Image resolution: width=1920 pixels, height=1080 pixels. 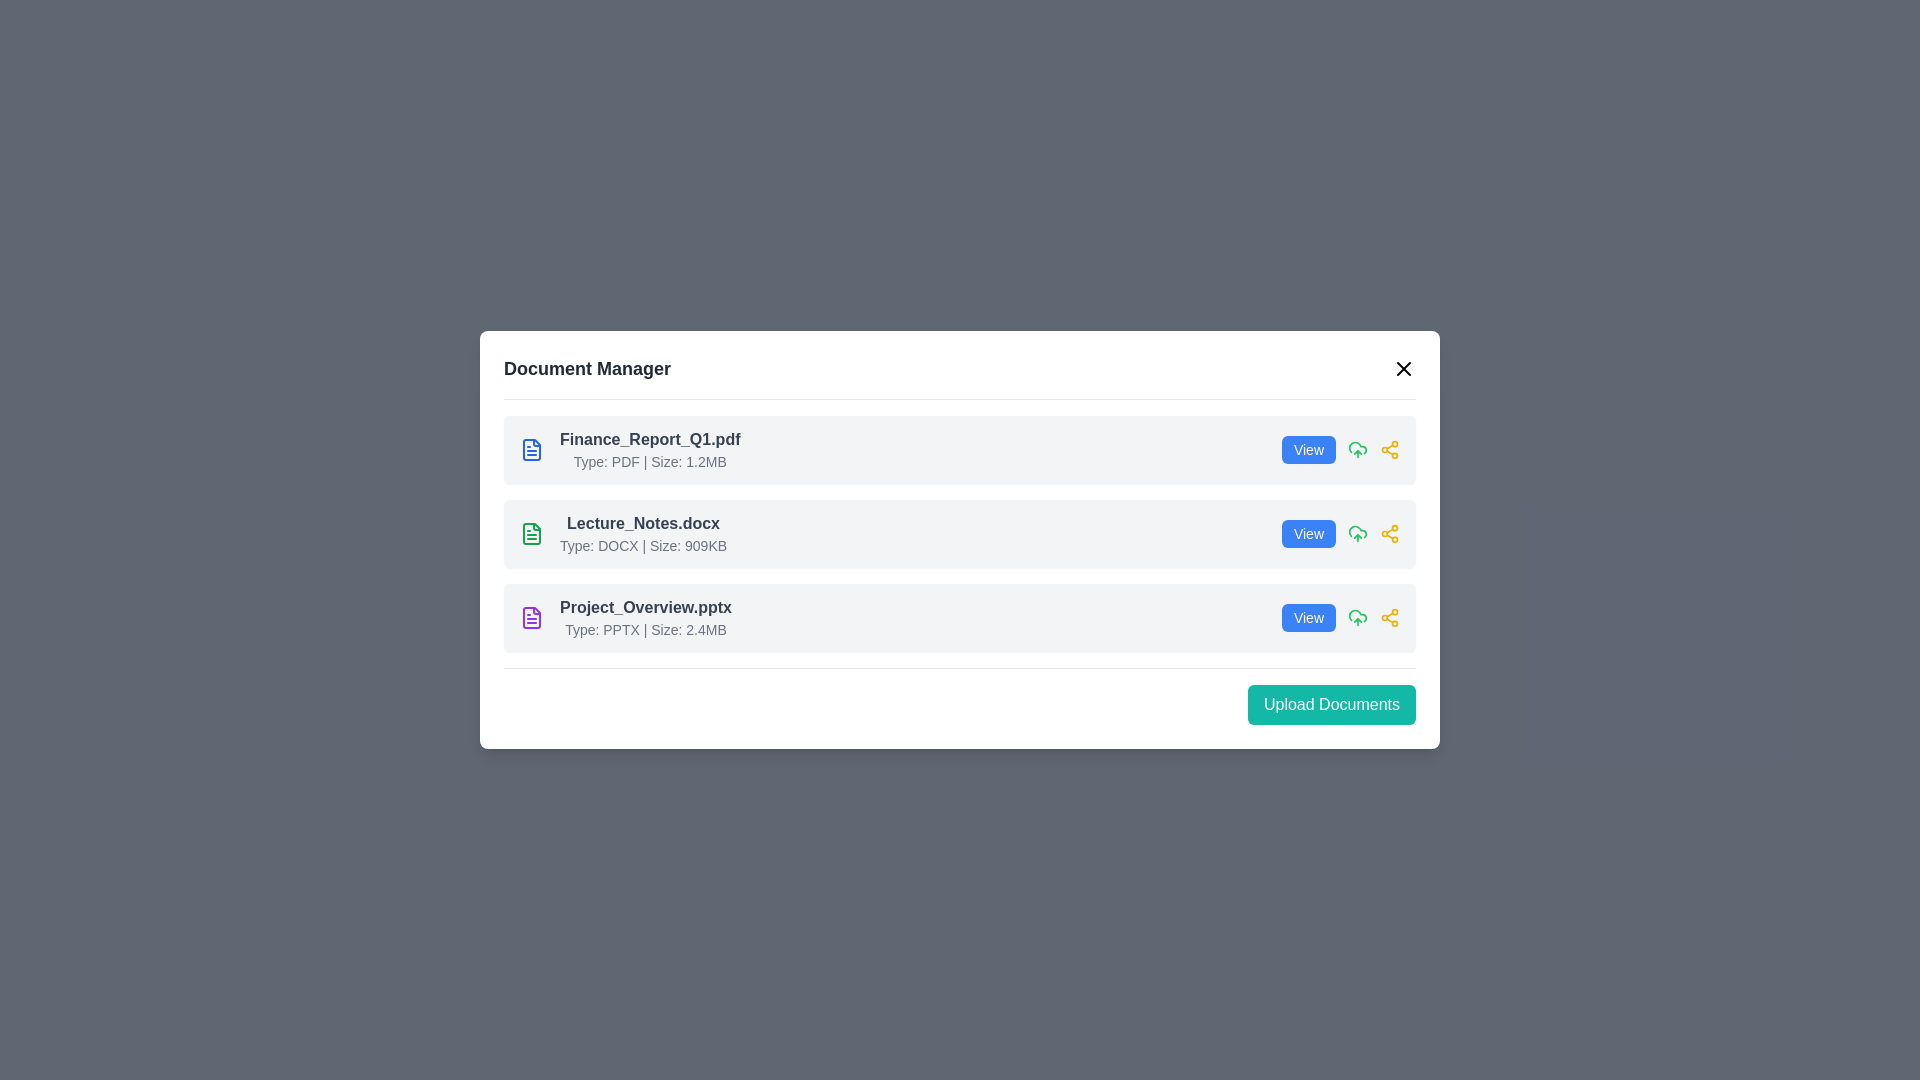 What do you see at coordinates (960, 450) in the screenshot?
I see `the action icons of the document entry for 'Finance_Report_Q1.pdf'` at bounding box center [960, 450].